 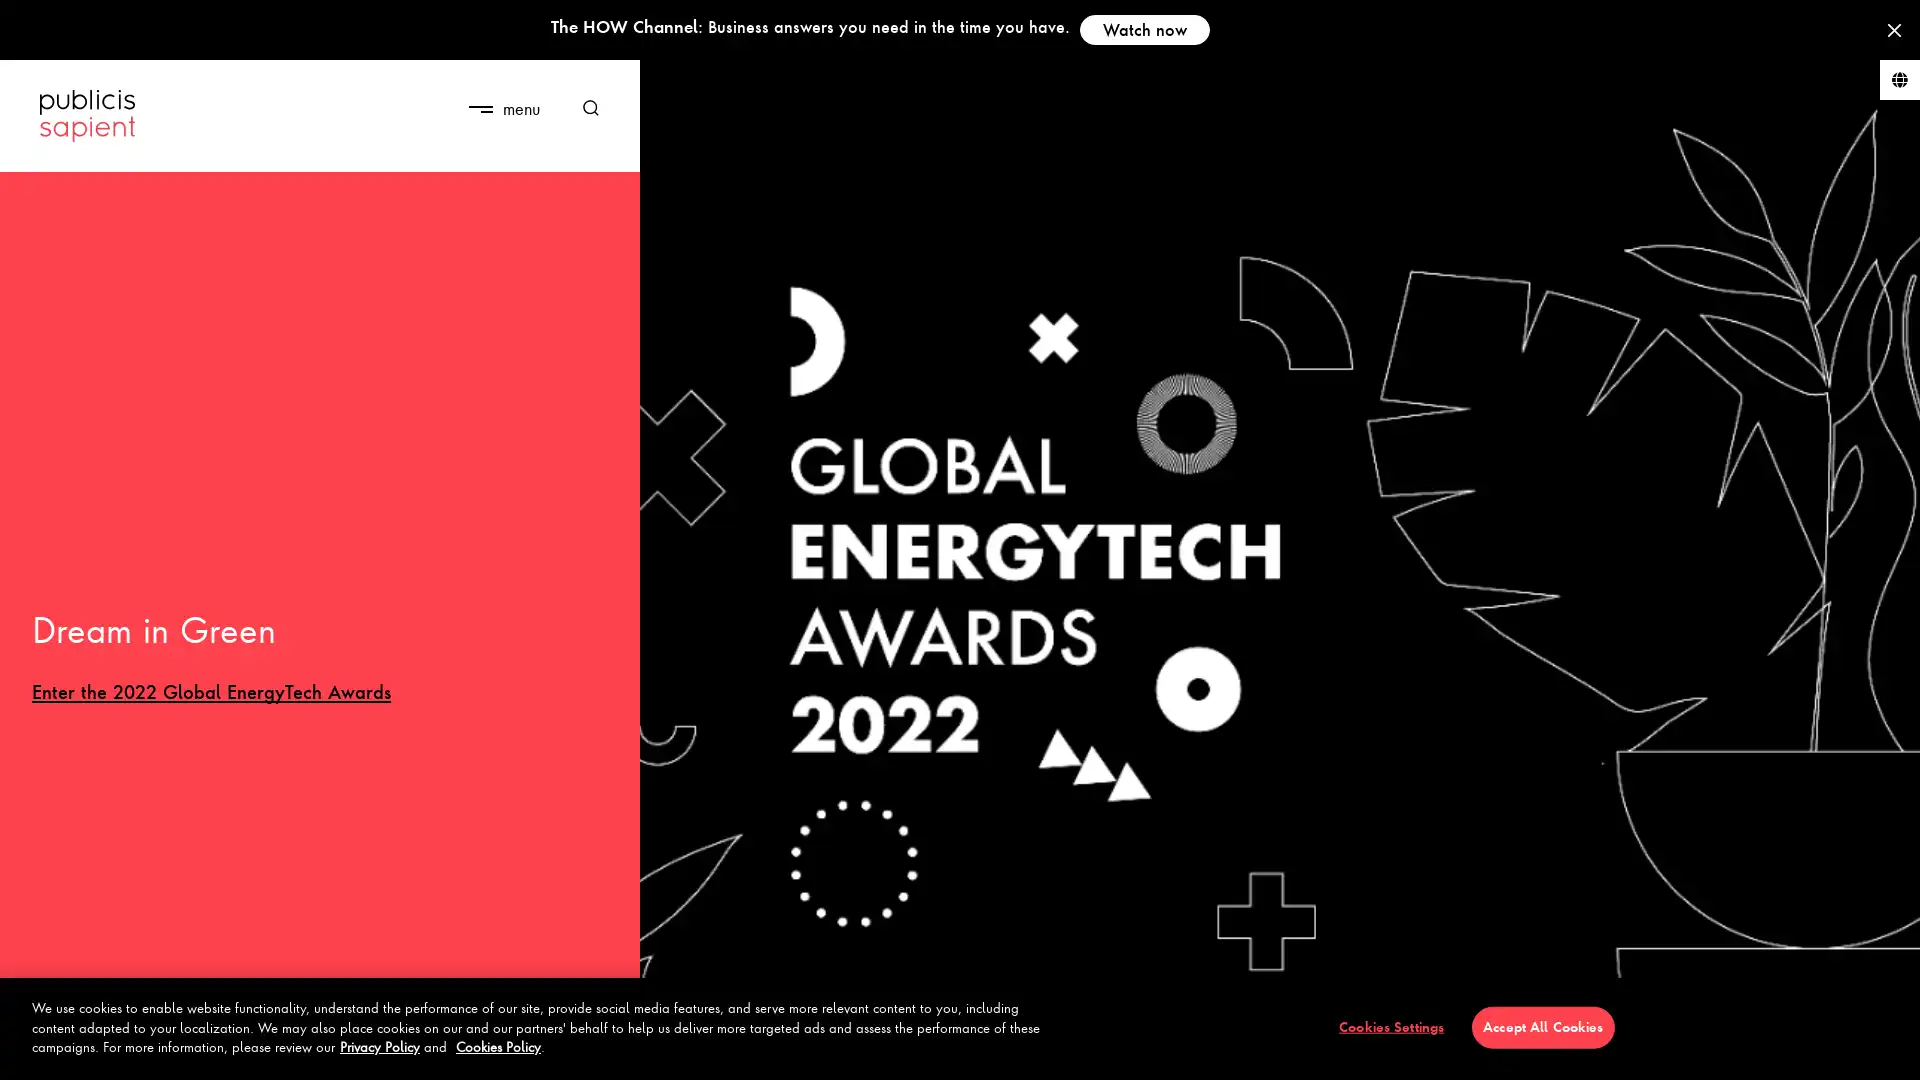 What do you see at coordinates (206, 1052) in the screenshot?
I see `Display Slide 6` at bounding box center [206, 1052].